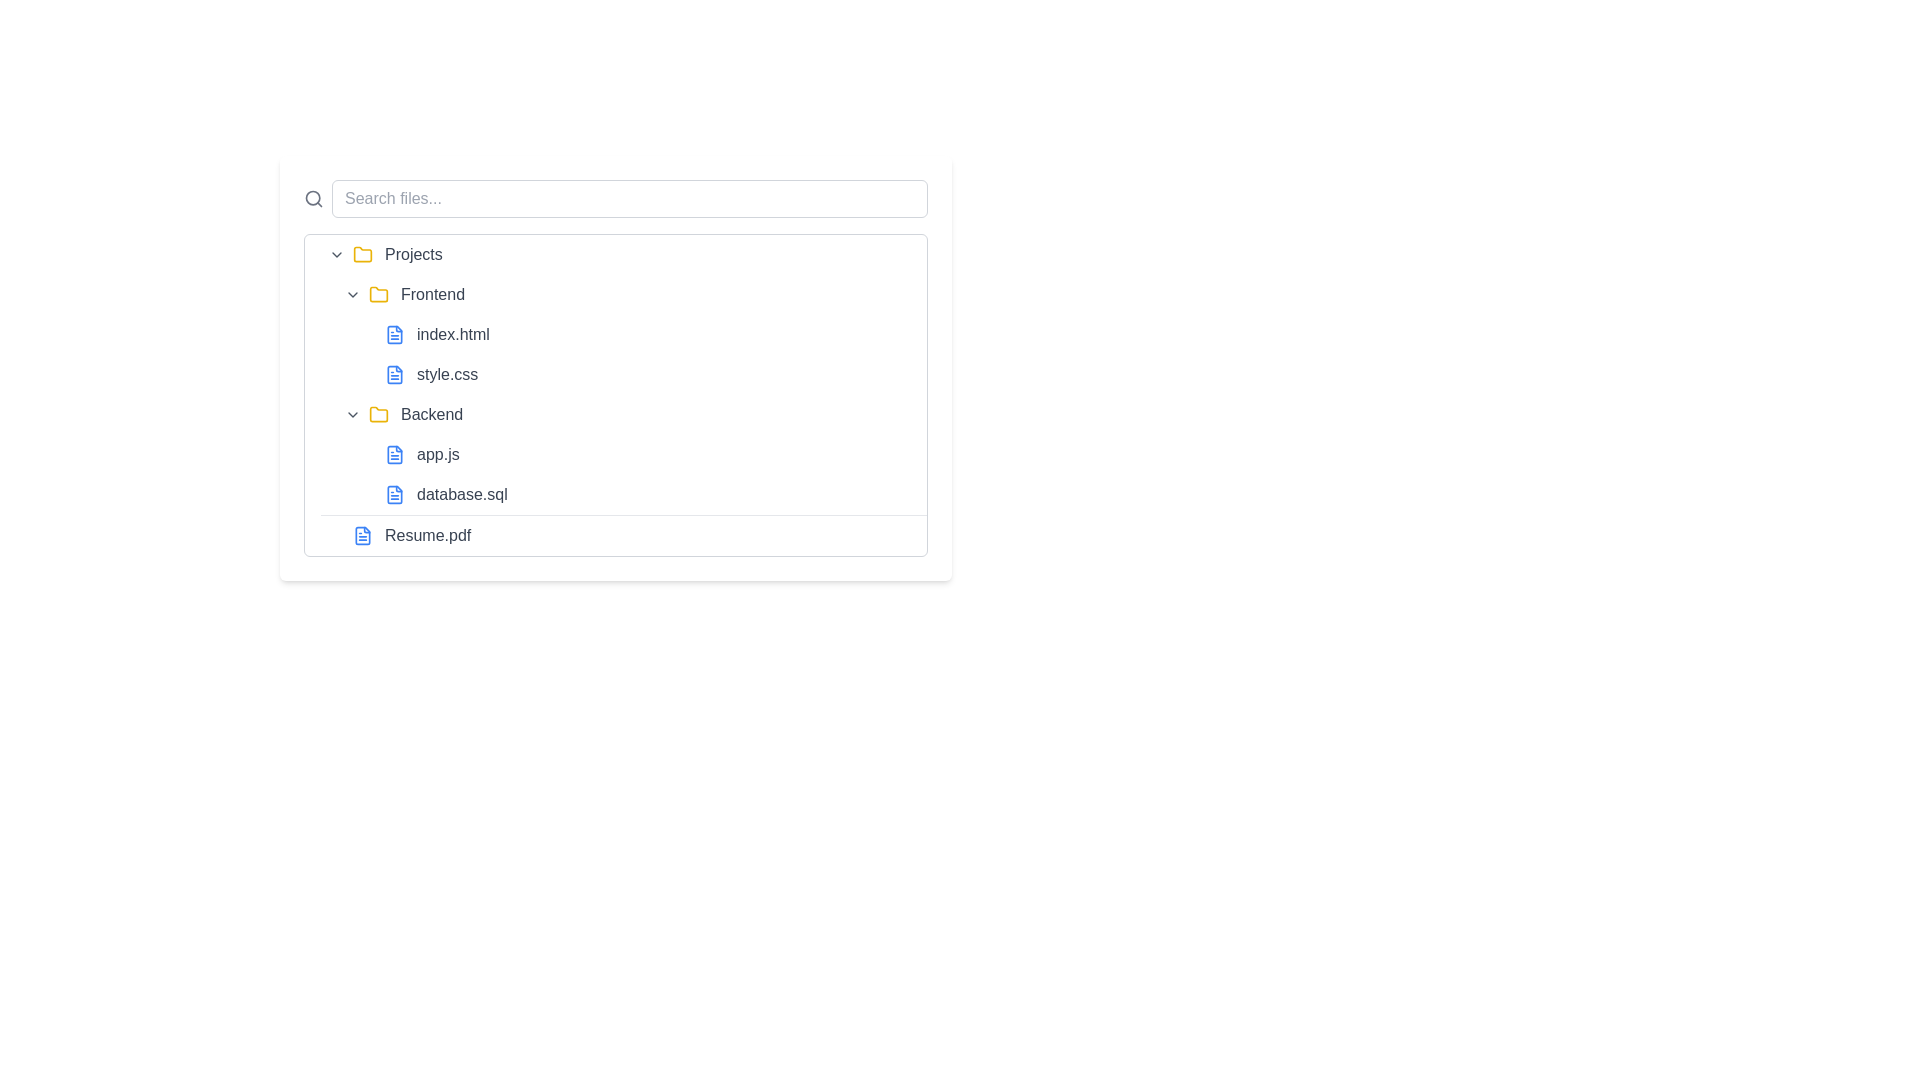 Image resolution: width=1920 pixels, height=1080 pixels. Describe the element at coordinates (379, 293) in the screenshot. I see `the yellow folder icon located to the left of the 'Frontend' label` at that location.